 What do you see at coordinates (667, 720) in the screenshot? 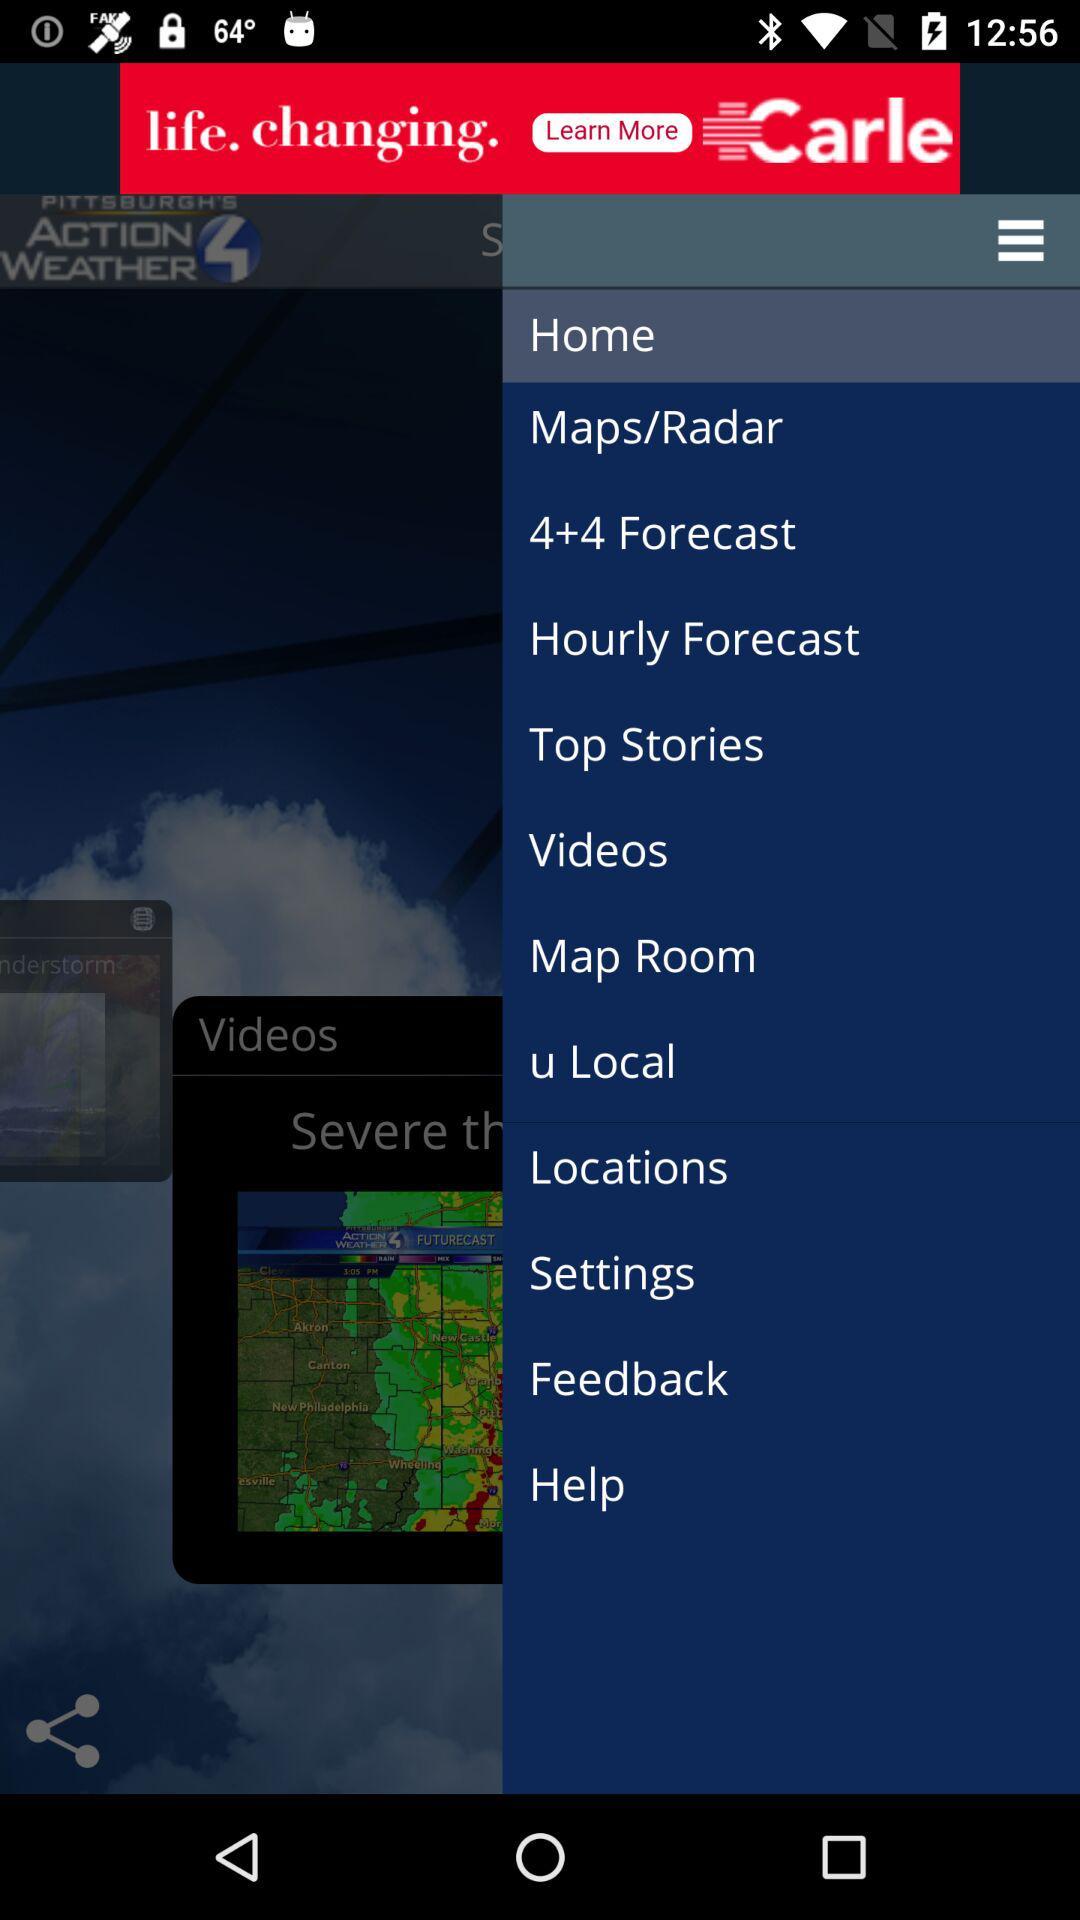
I see `top stories` at bounding box center [667, 720].